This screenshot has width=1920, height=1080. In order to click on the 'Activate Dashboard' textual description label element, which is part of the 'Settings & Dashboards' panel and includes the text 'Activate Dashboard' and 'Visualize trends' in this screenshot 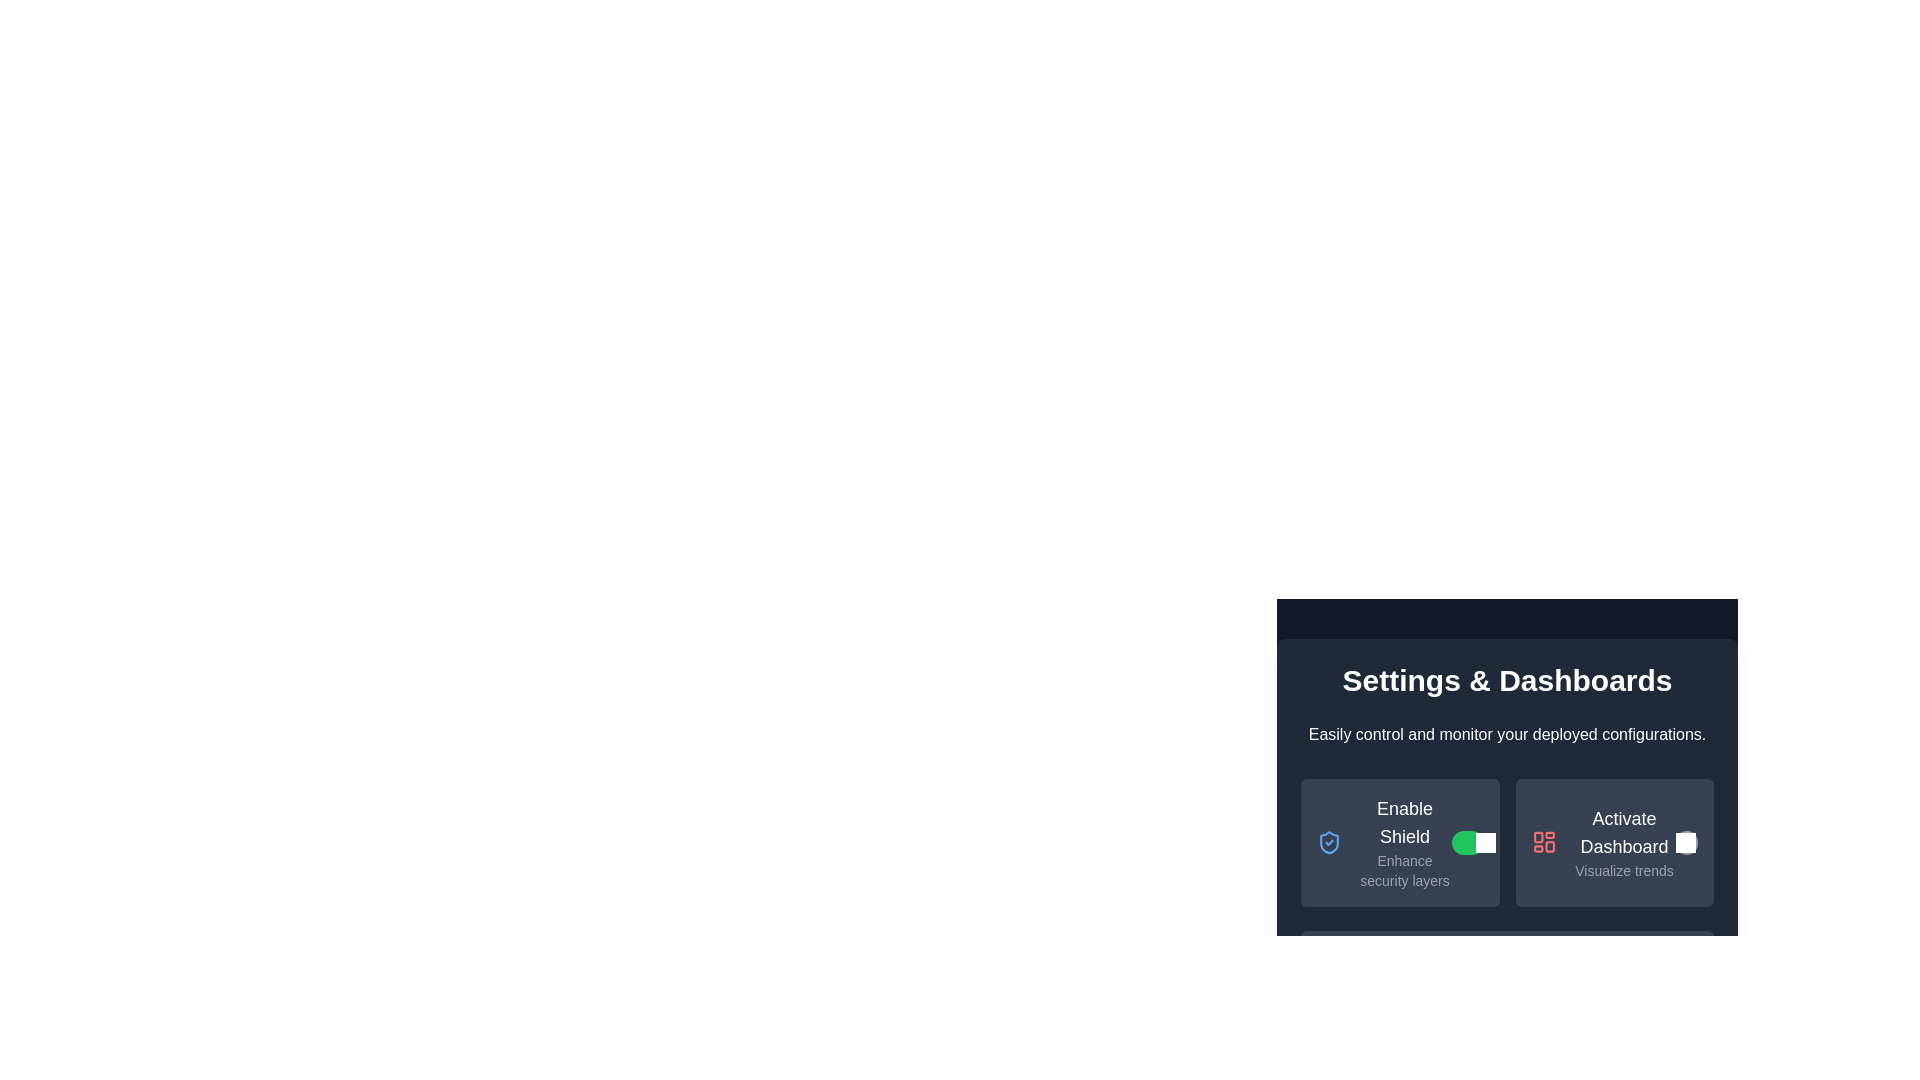, I will do `click(1624, 843)`.